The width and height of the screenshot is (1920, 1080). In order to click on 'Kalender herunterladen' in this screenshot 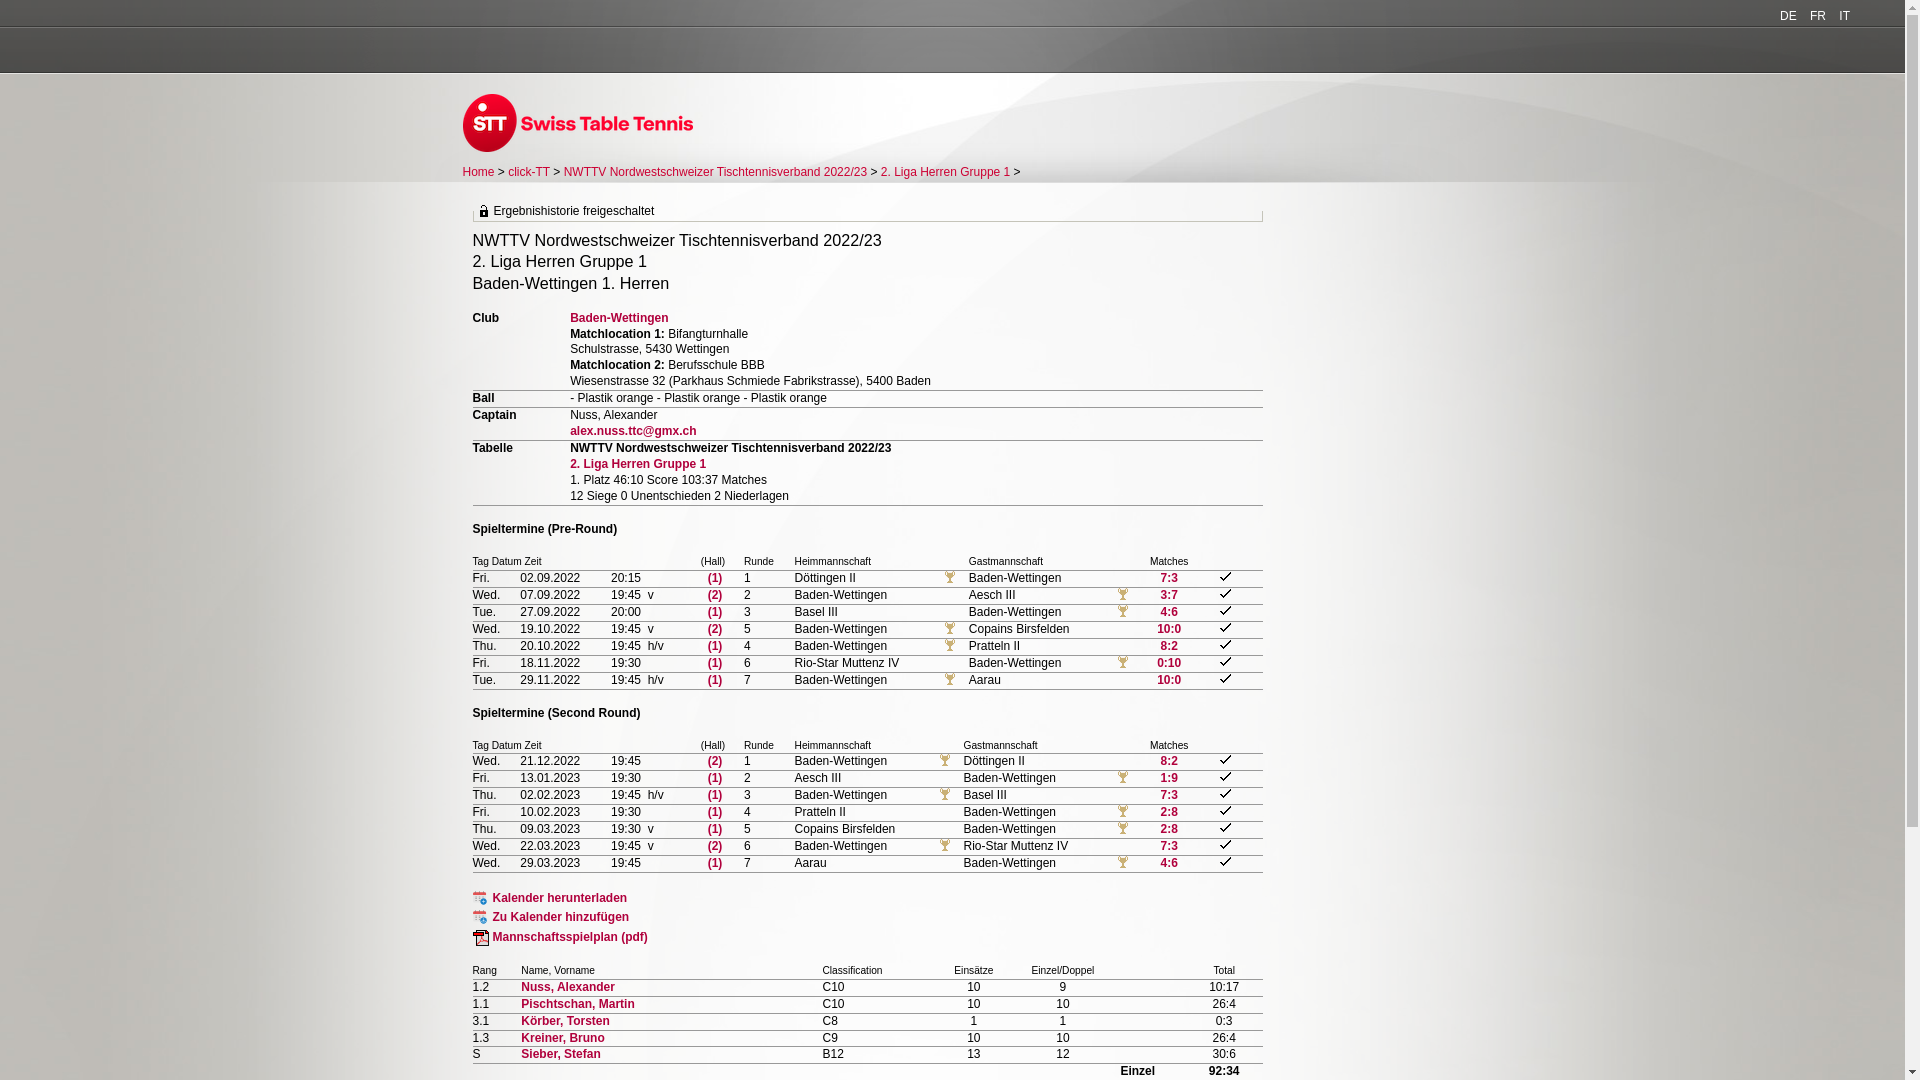, I will do `click(549, 897)`.